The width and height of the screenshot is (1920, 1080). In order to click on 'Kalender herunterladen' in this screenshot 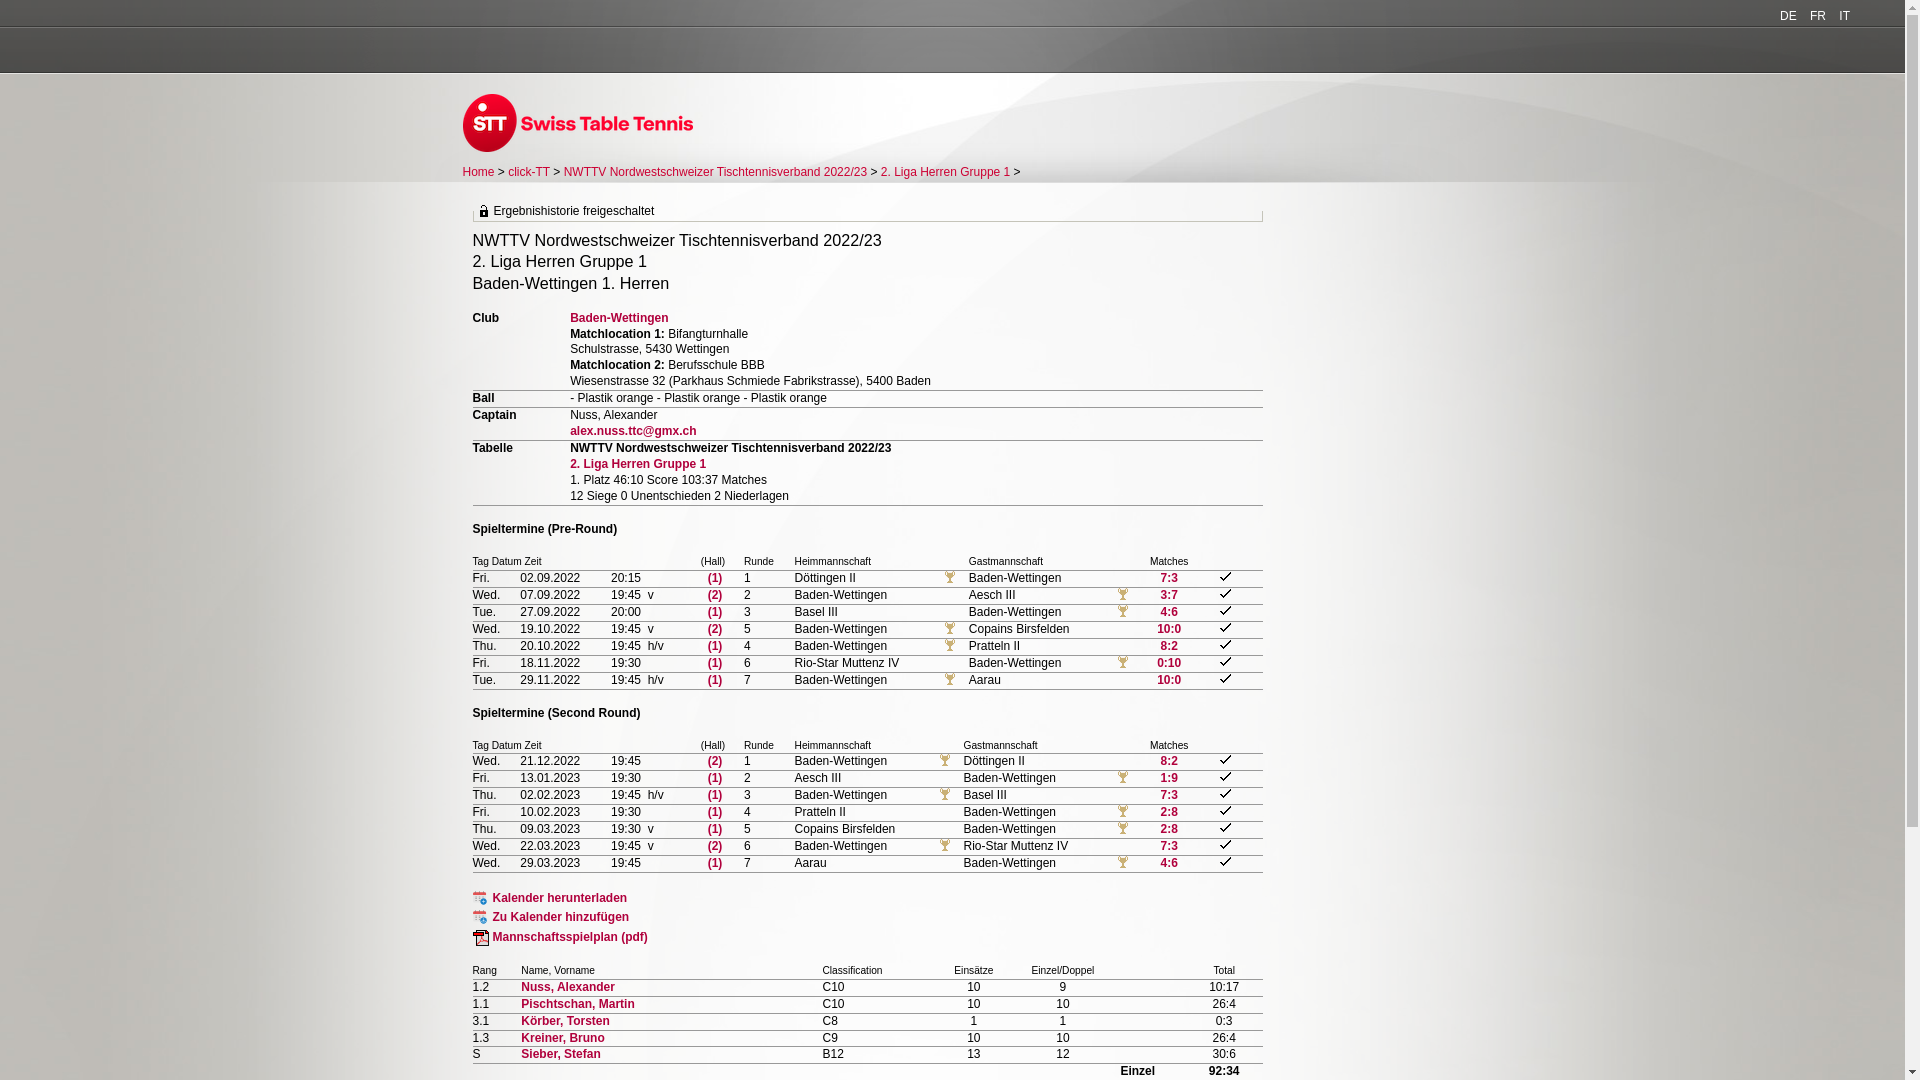, I will do `click(549, 897)`.